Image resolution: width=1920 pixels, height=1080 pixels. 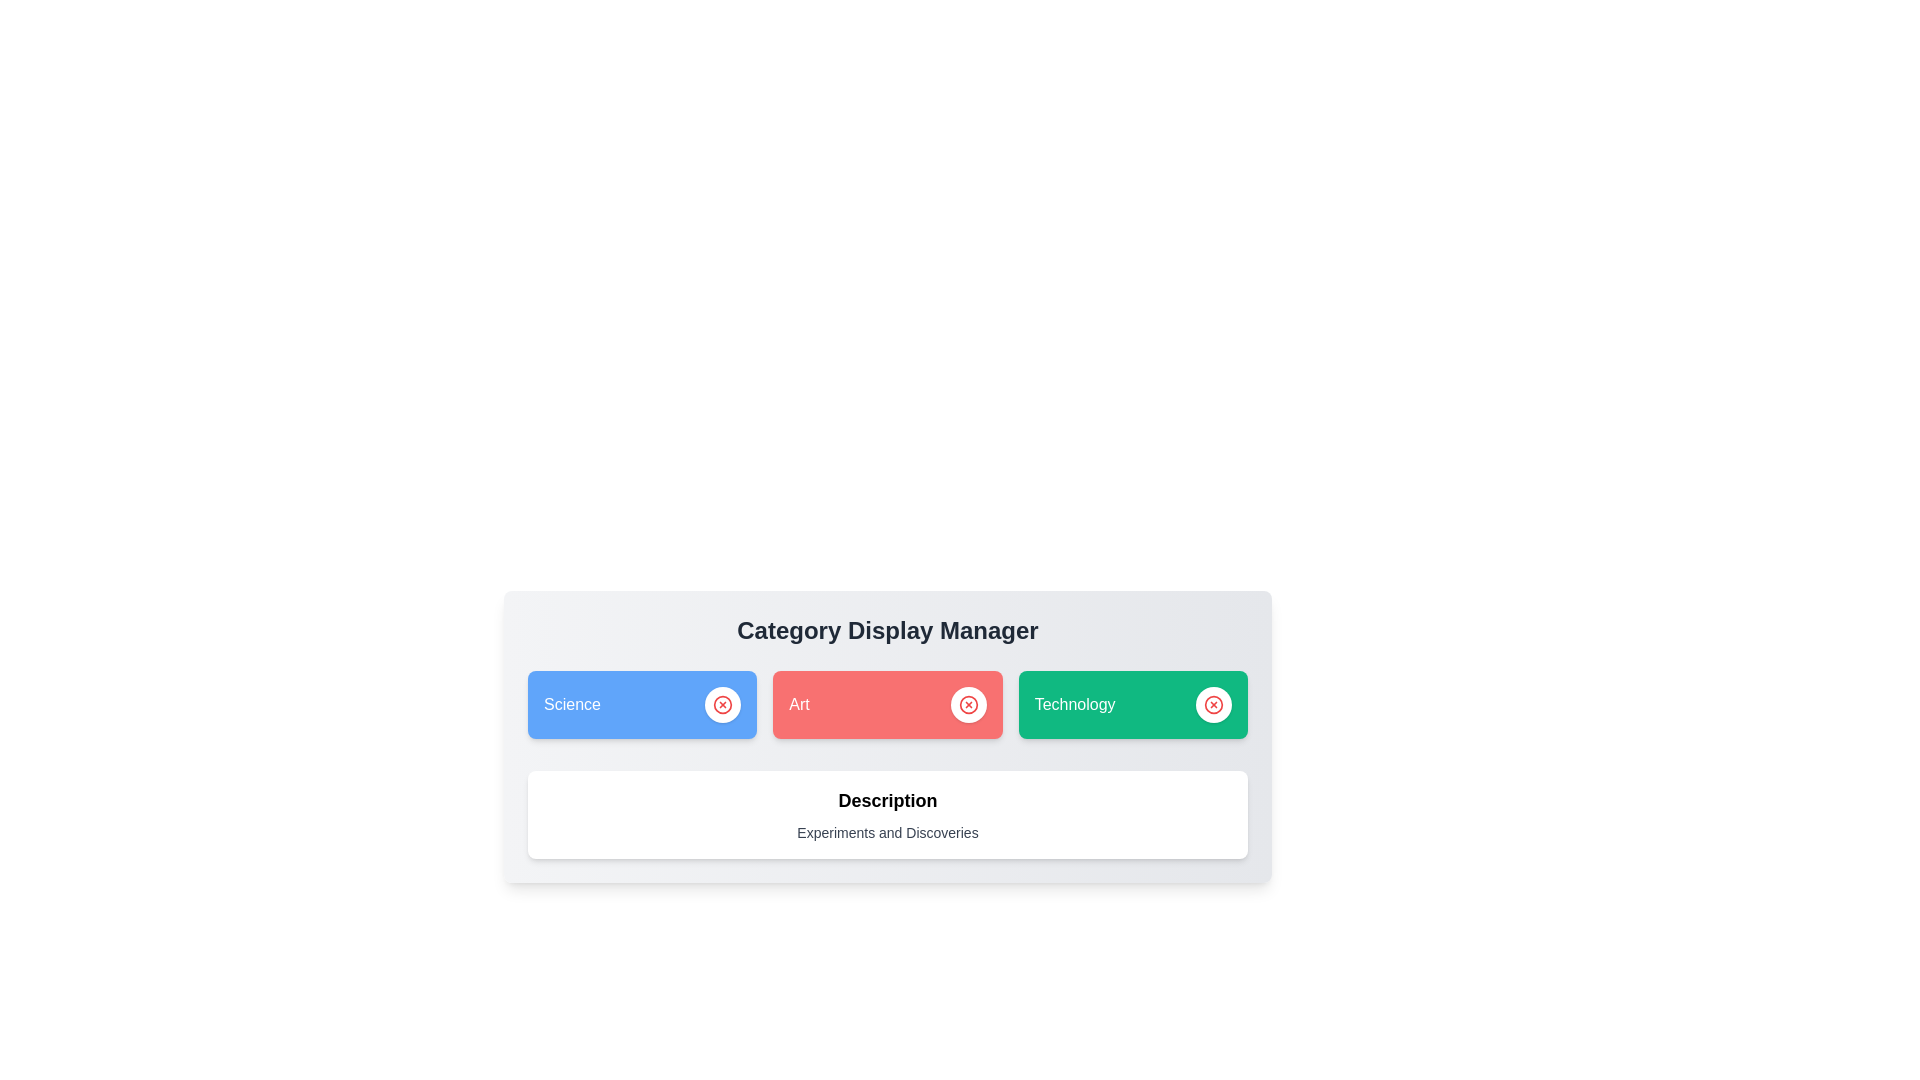 What do you see at coordinates (887, 704) in the screenshot?
I see `the category Art to display its description` at bounding box center [887, 704].